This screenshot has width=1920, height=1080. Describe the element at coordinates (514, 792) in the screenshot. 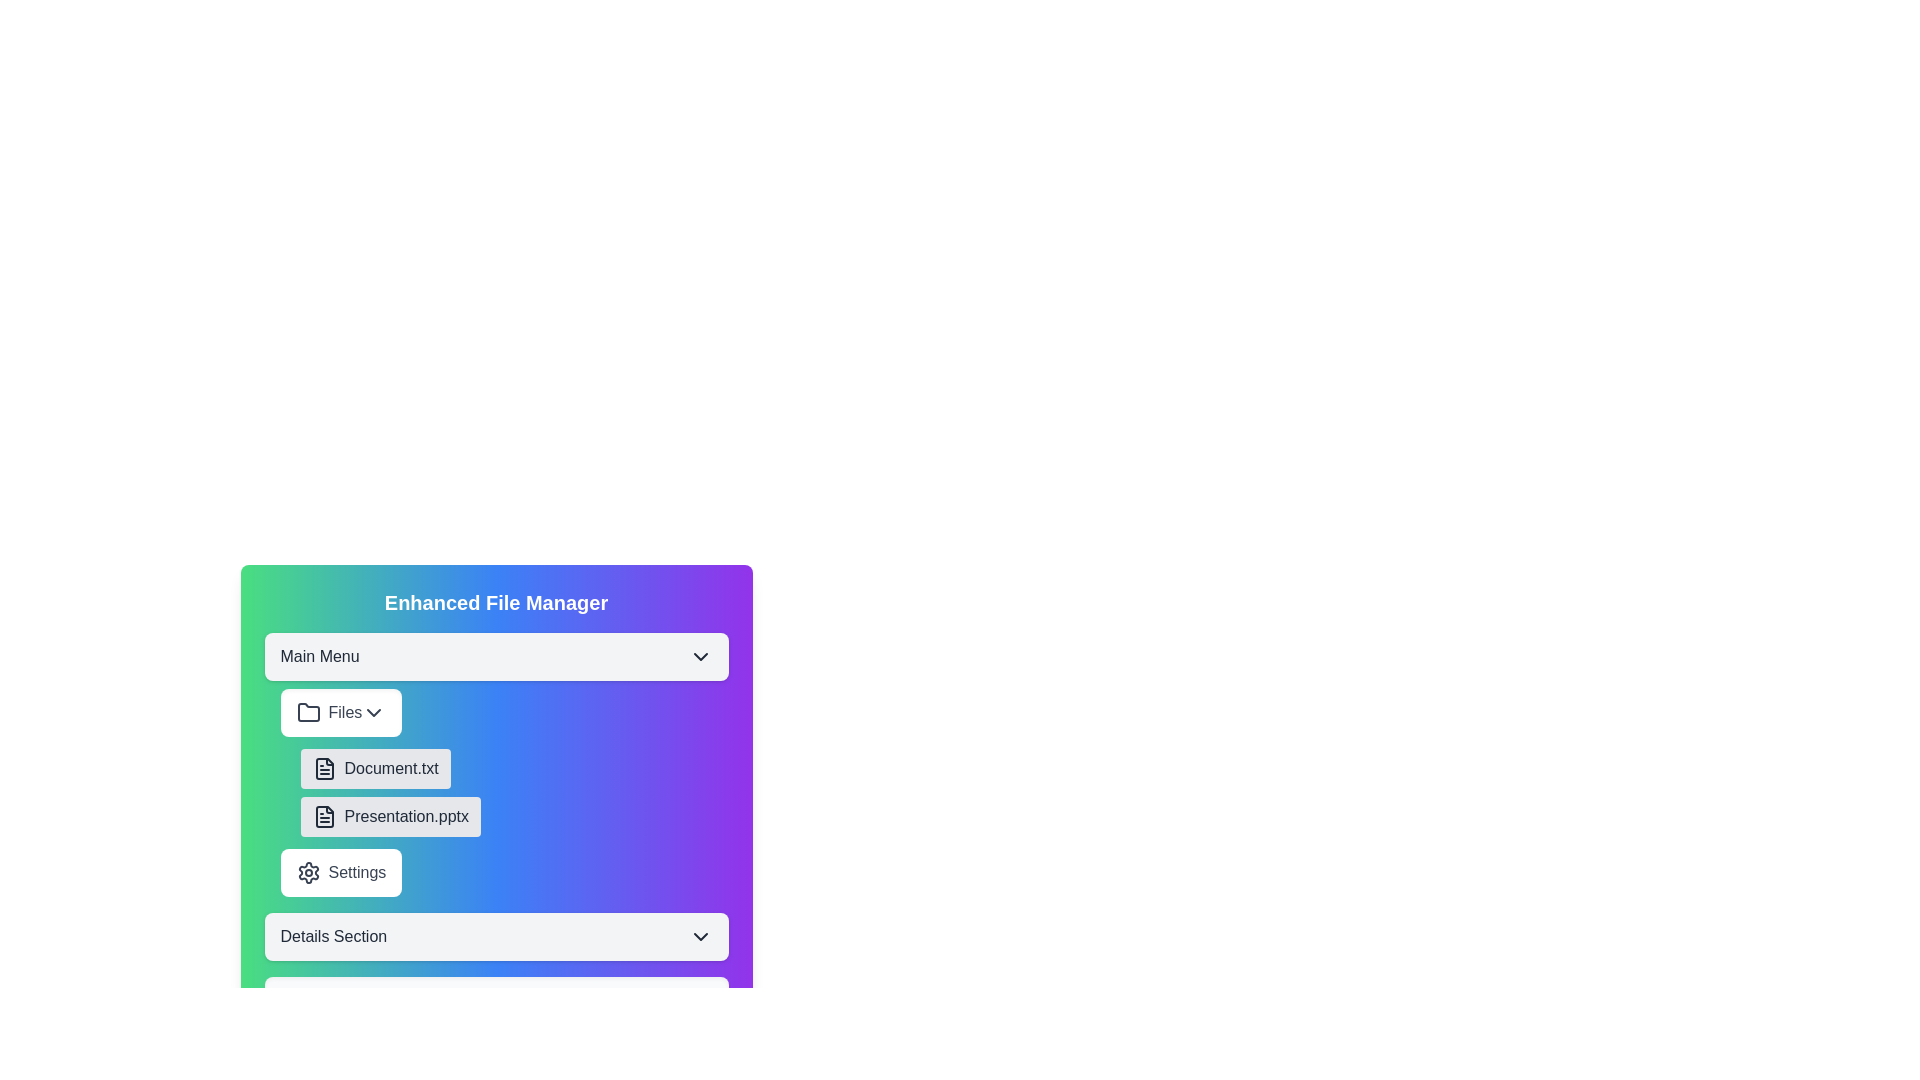

I see `the 'Document.txt' interactive file entry` at that location.